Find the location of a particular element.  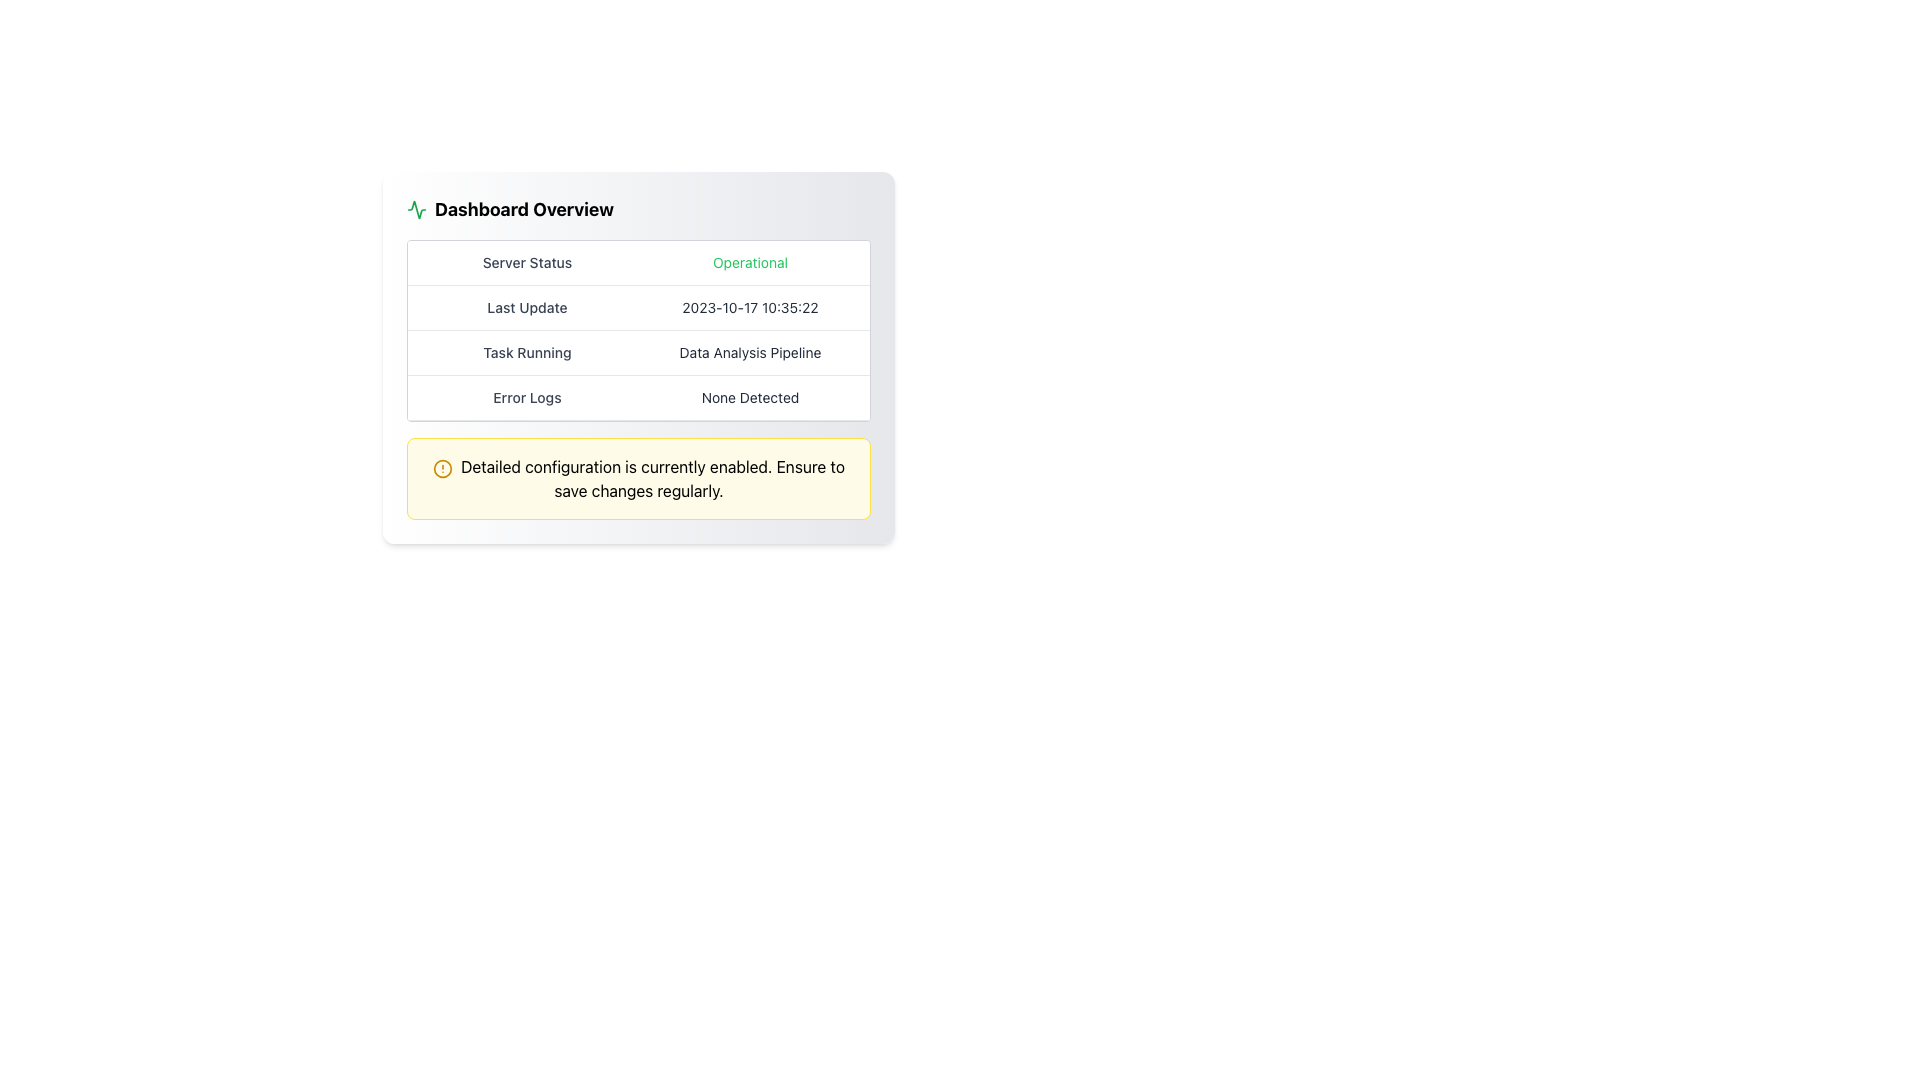

the title text element located in the top-left segment of the content area, positioned to the right of a green heartbeat icon is located at coordinates (524, 209).